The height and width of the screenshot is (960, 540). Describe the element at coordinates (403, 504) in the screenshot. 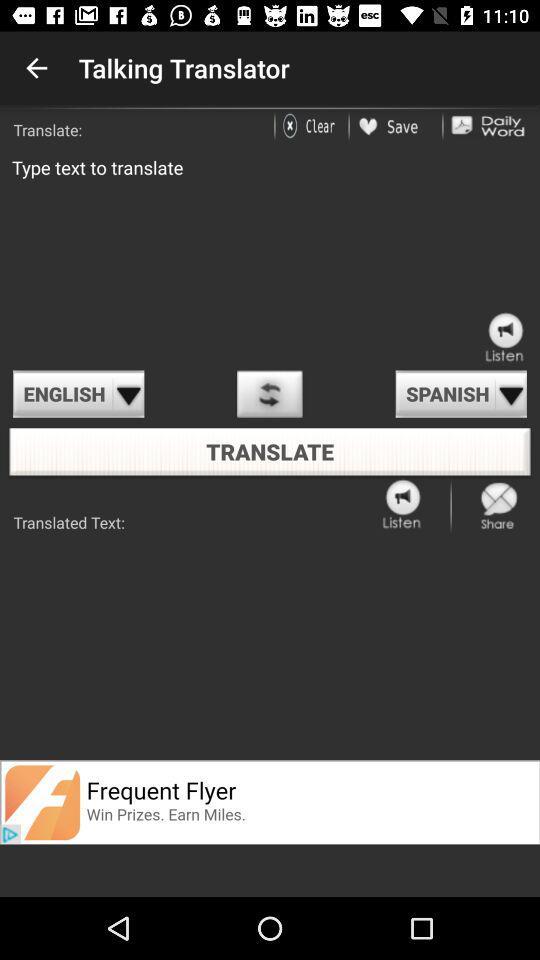

I see `listen the article` at that location.